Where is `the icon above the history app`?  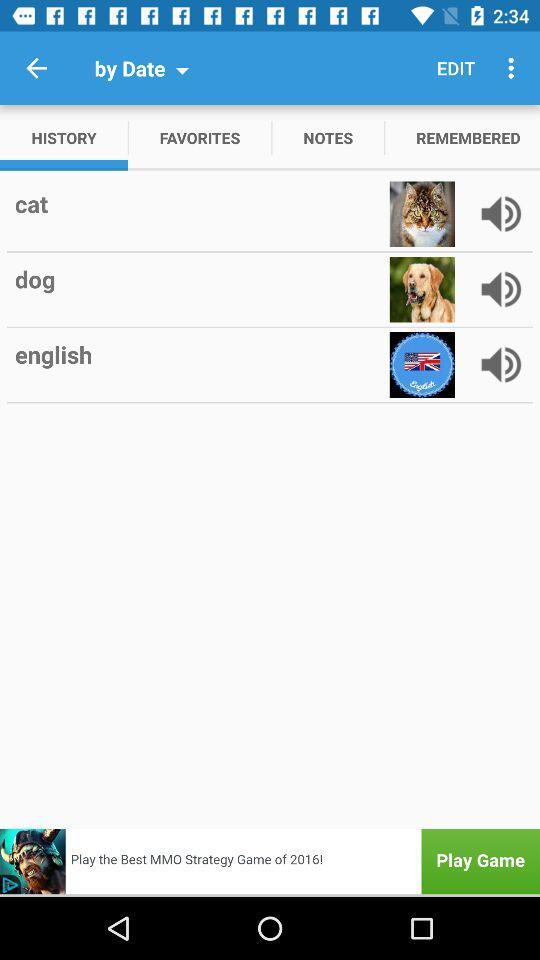 the icon above the history app is located at coordinates (36, 68).